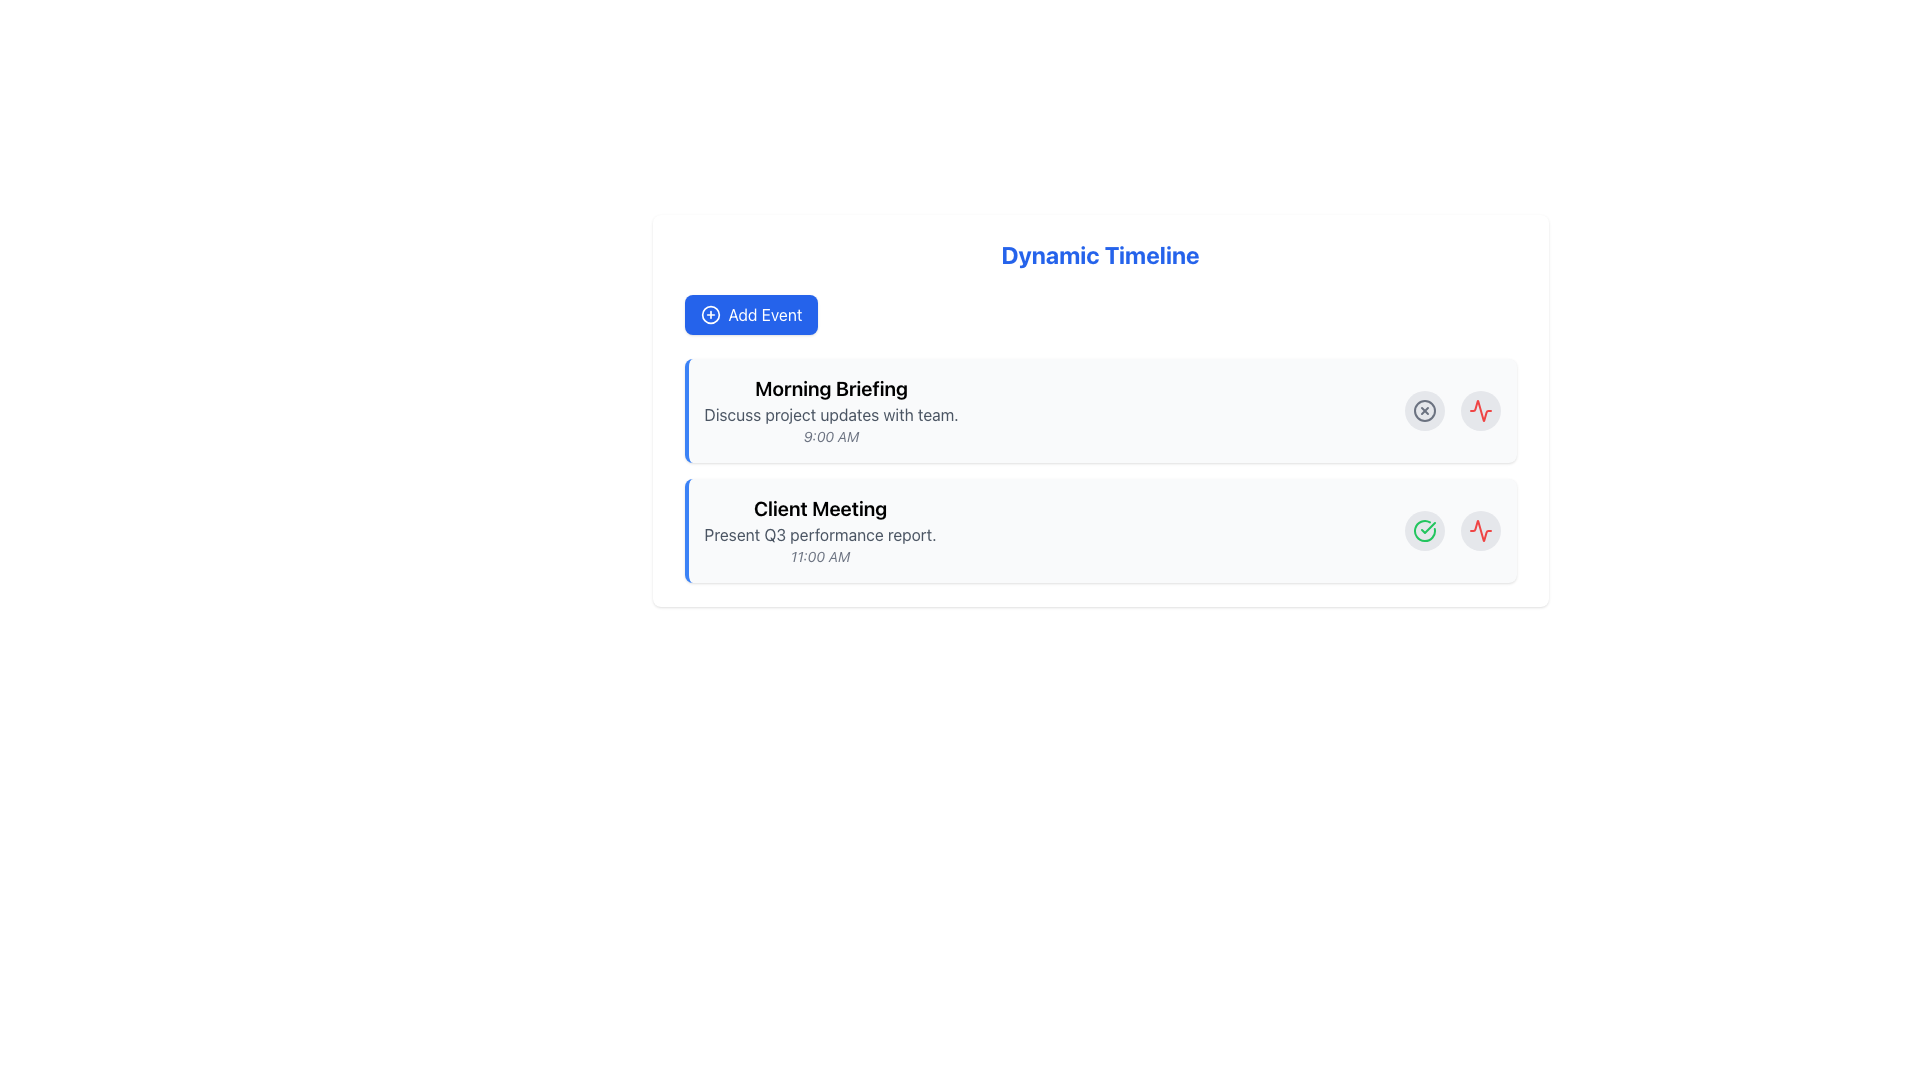 The height and width of the screenshot is (1080, 1920). I want to click on the Button Group associated with the timeline entry titled 'Morning Briefing' for more options, so click(1452, 410).